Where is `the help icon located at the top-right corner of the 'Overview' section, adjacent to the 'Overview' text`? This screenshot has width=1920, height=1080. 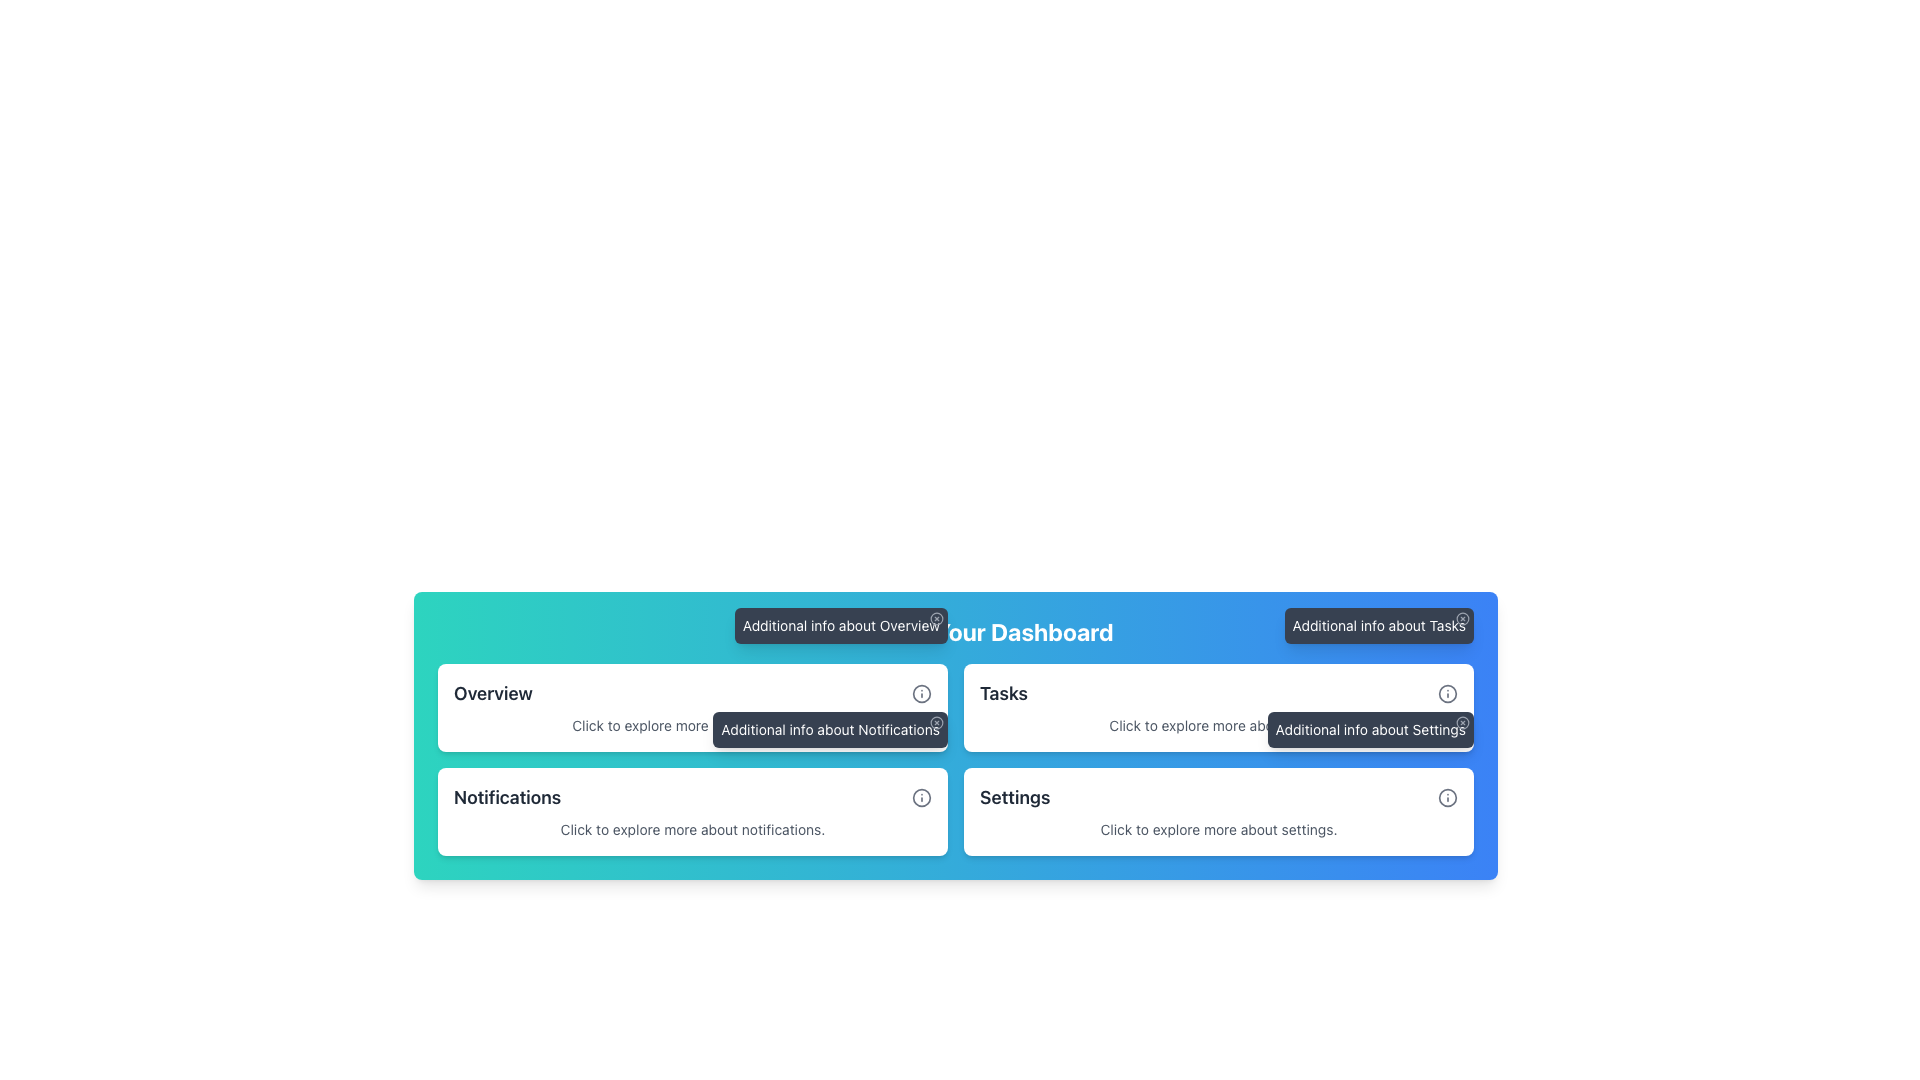
the help icon located at the top-right corner of the 'Overview' section, adjacent to the 'Overview' text is located at coordinates (920, 693).